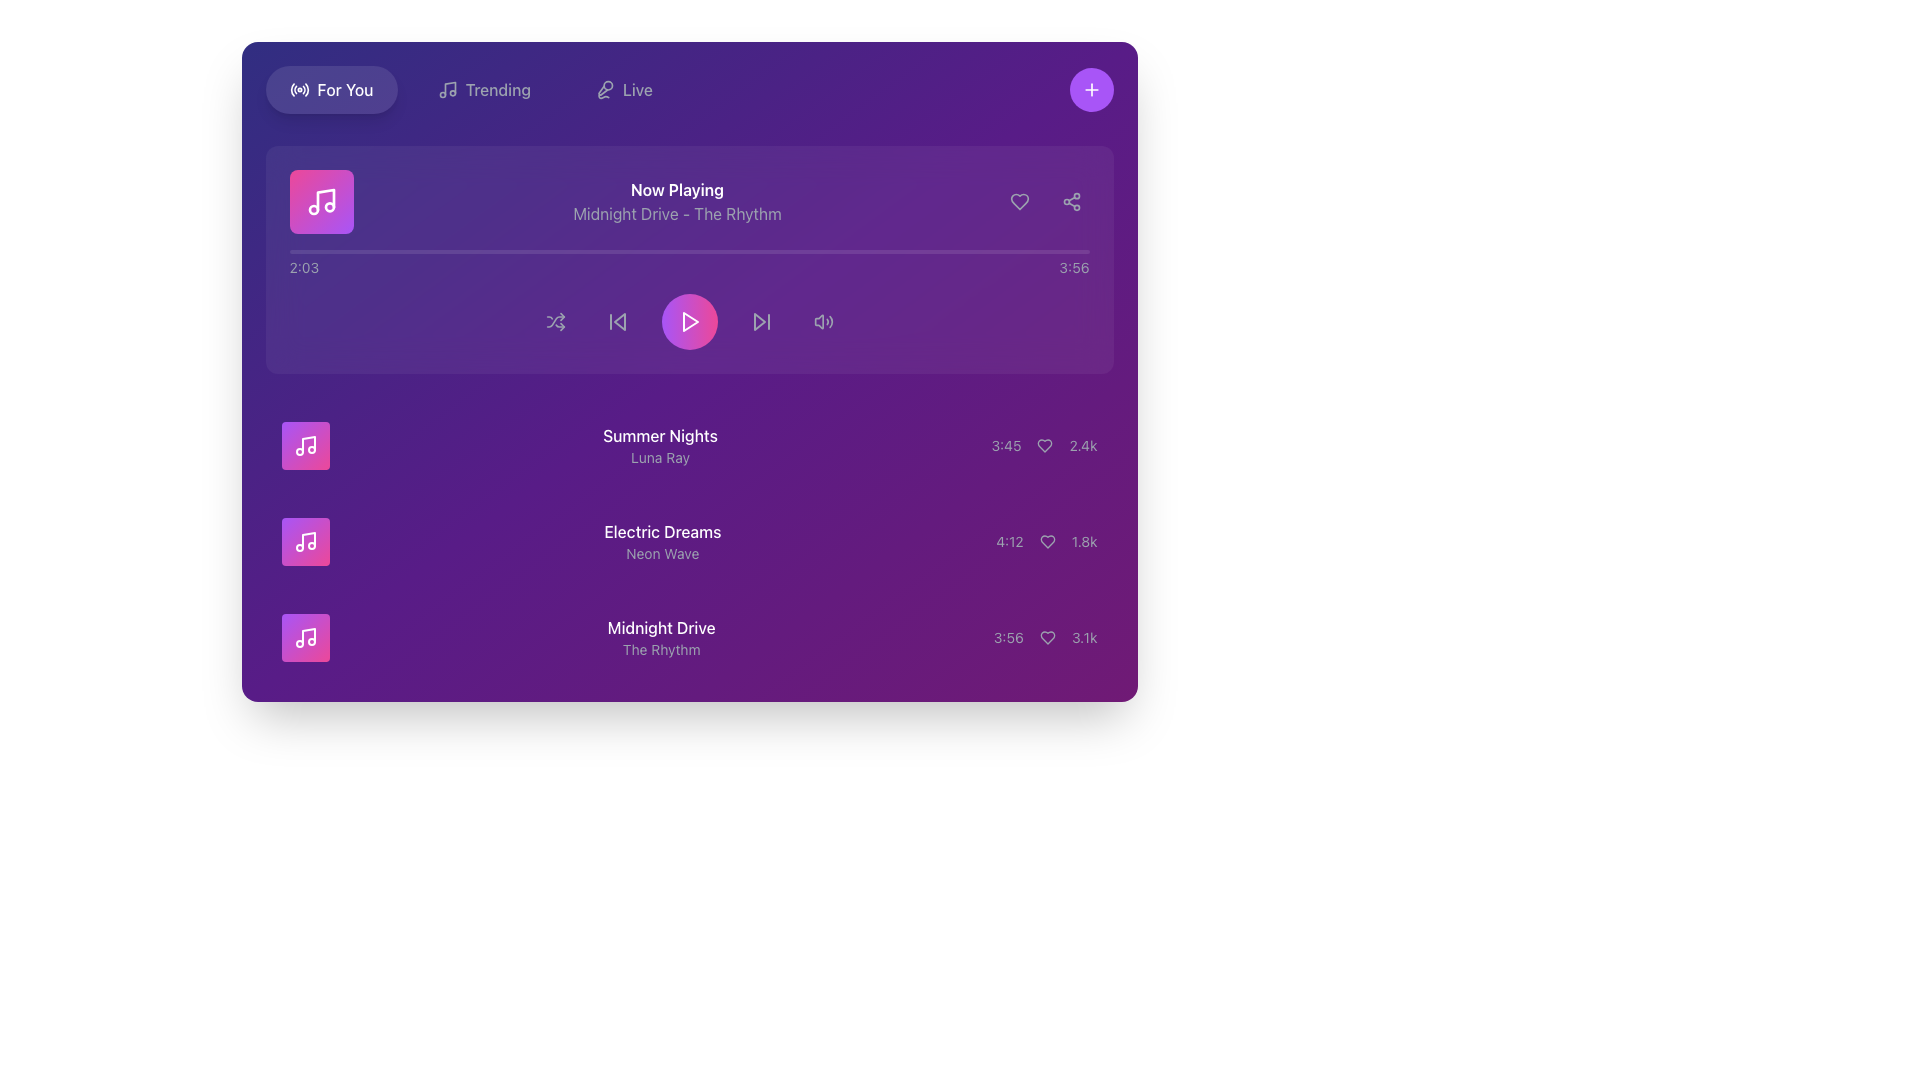 Image resolution: width=1920 pixels, height=1080 pixels. What do you see at coordinates (689, 266) in the screenshot?
I see `the time display showing '2:03 3:56' located below the progress bar in the 'Now Playing' section` at bounding box center [689, 266].